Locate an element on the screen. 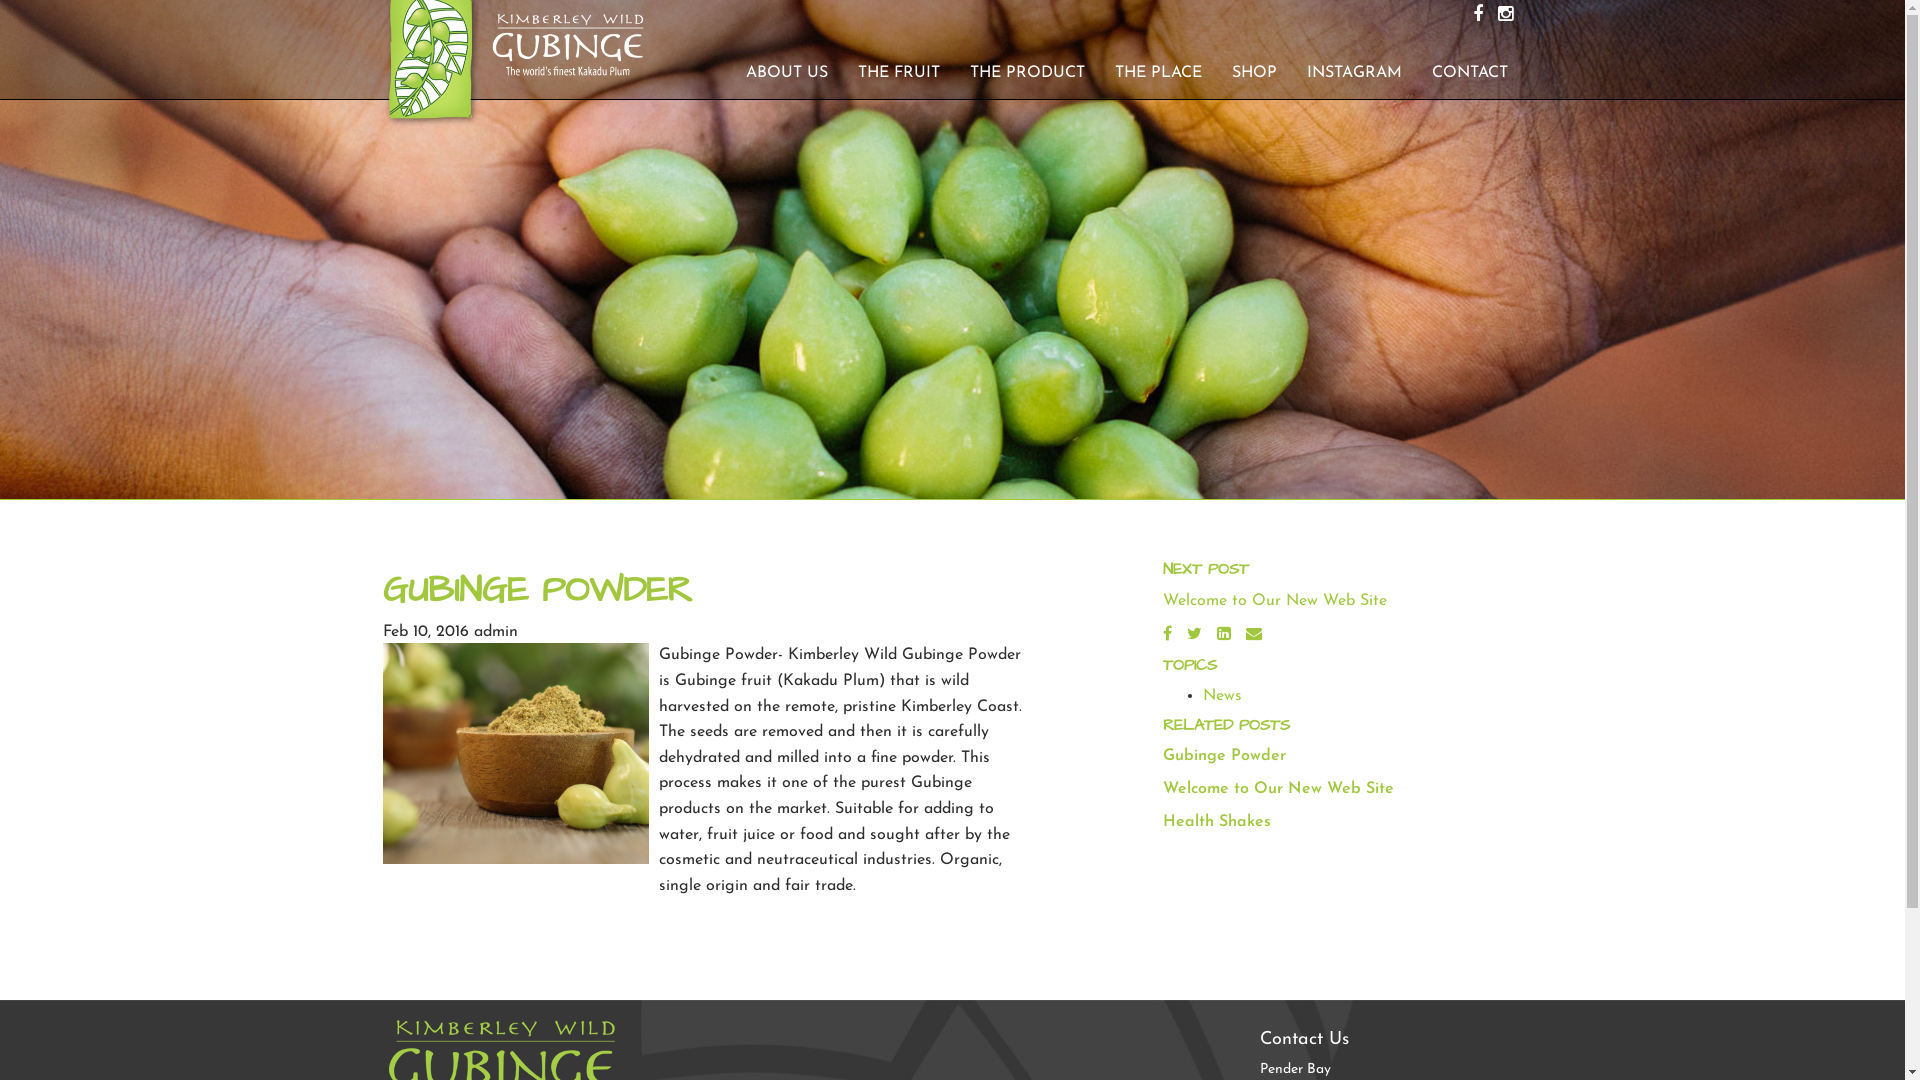 This screenshot has width=1920, height=1080. 'Welcome to Our New Web Site' is located at coordinates (1276, 788).